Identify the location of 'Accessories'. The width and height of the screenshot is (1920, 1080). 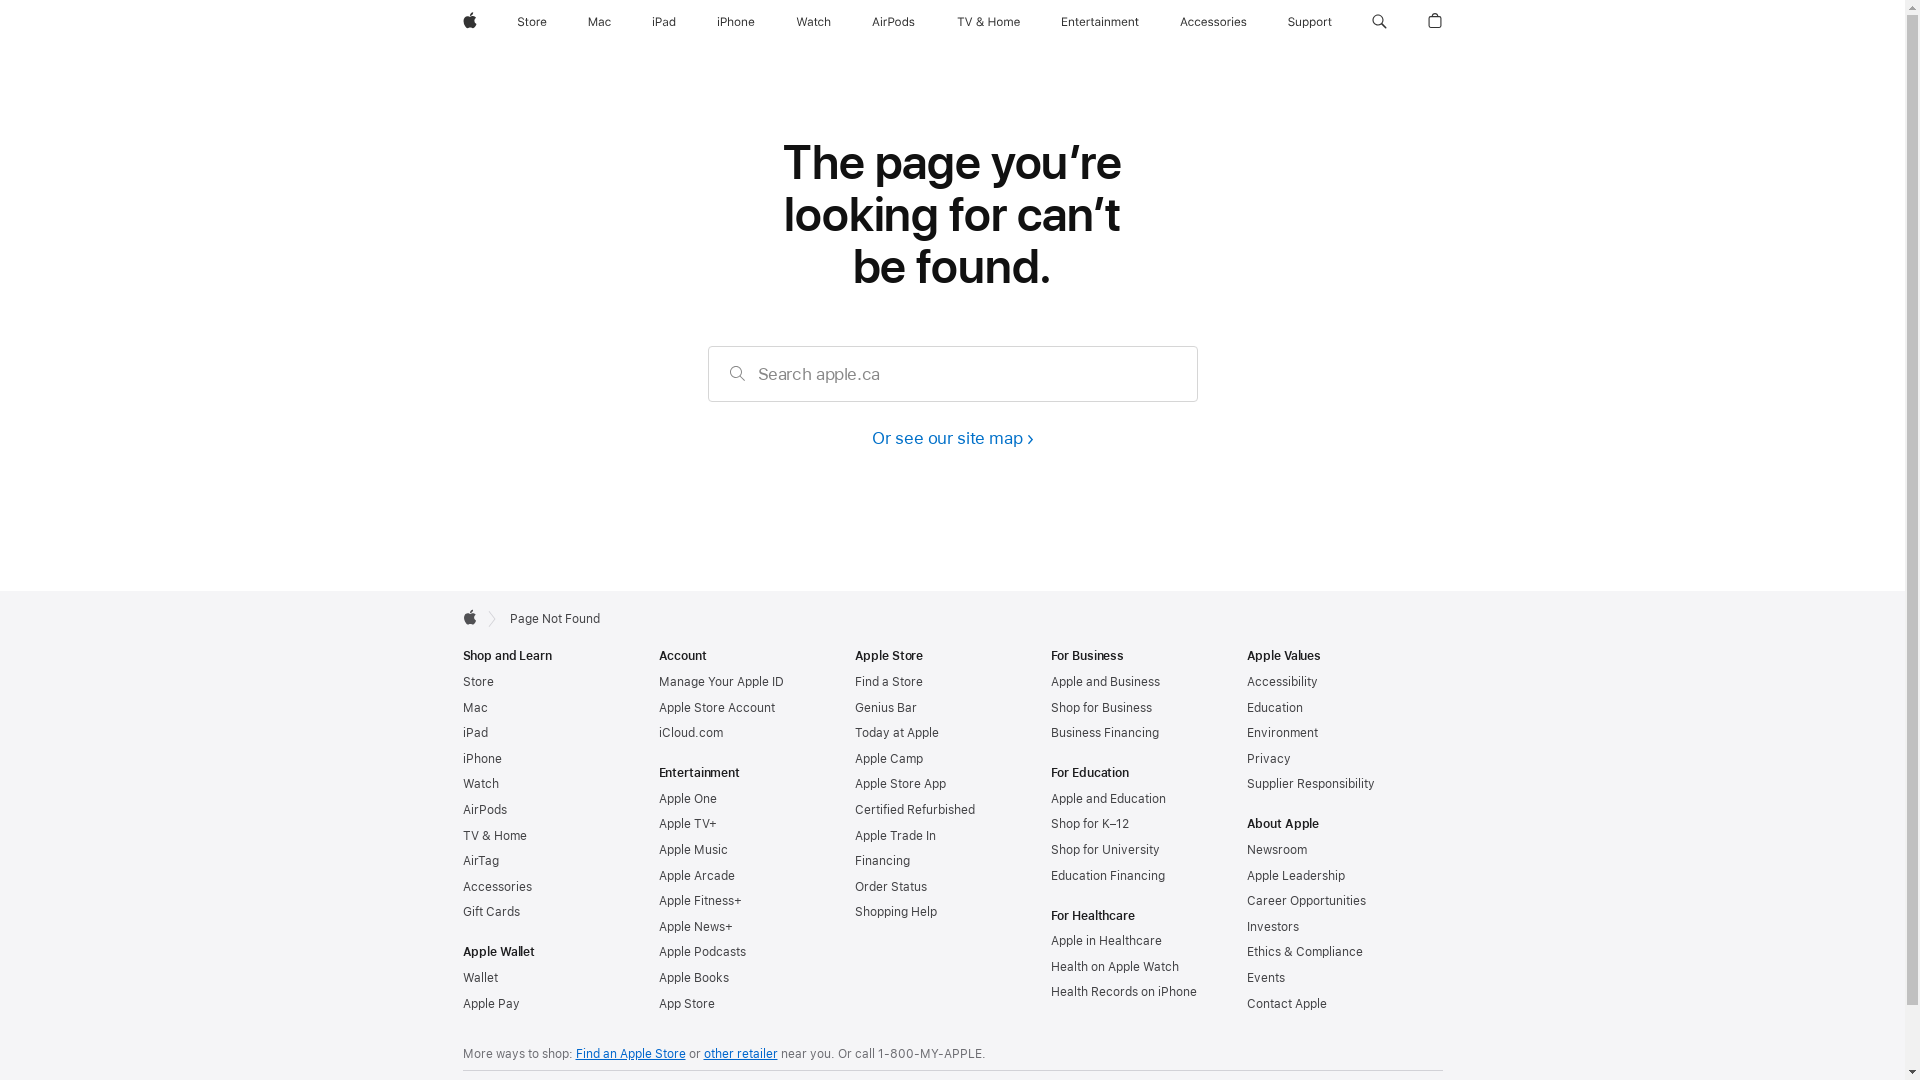
(1212, 22).